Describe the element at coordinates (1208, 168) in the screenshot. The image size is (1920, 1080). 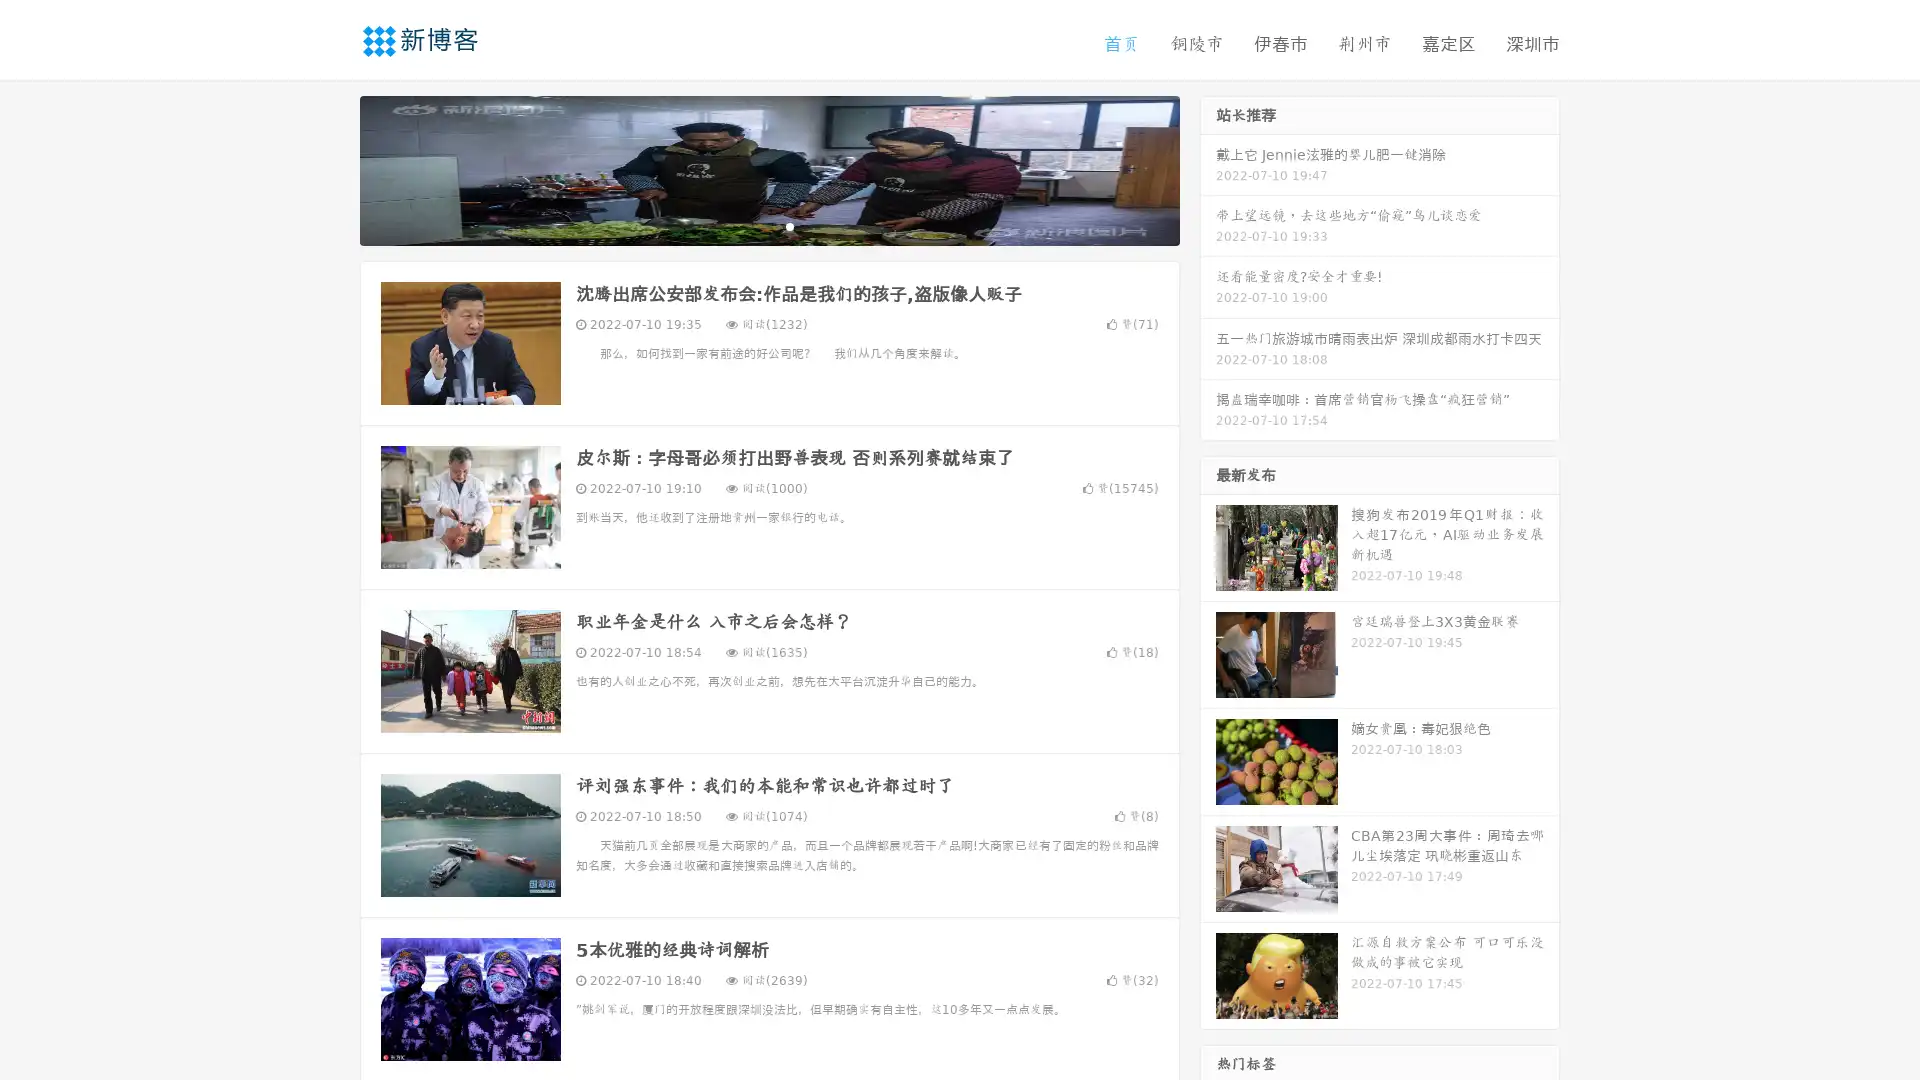
I see `Next slide` at that location.